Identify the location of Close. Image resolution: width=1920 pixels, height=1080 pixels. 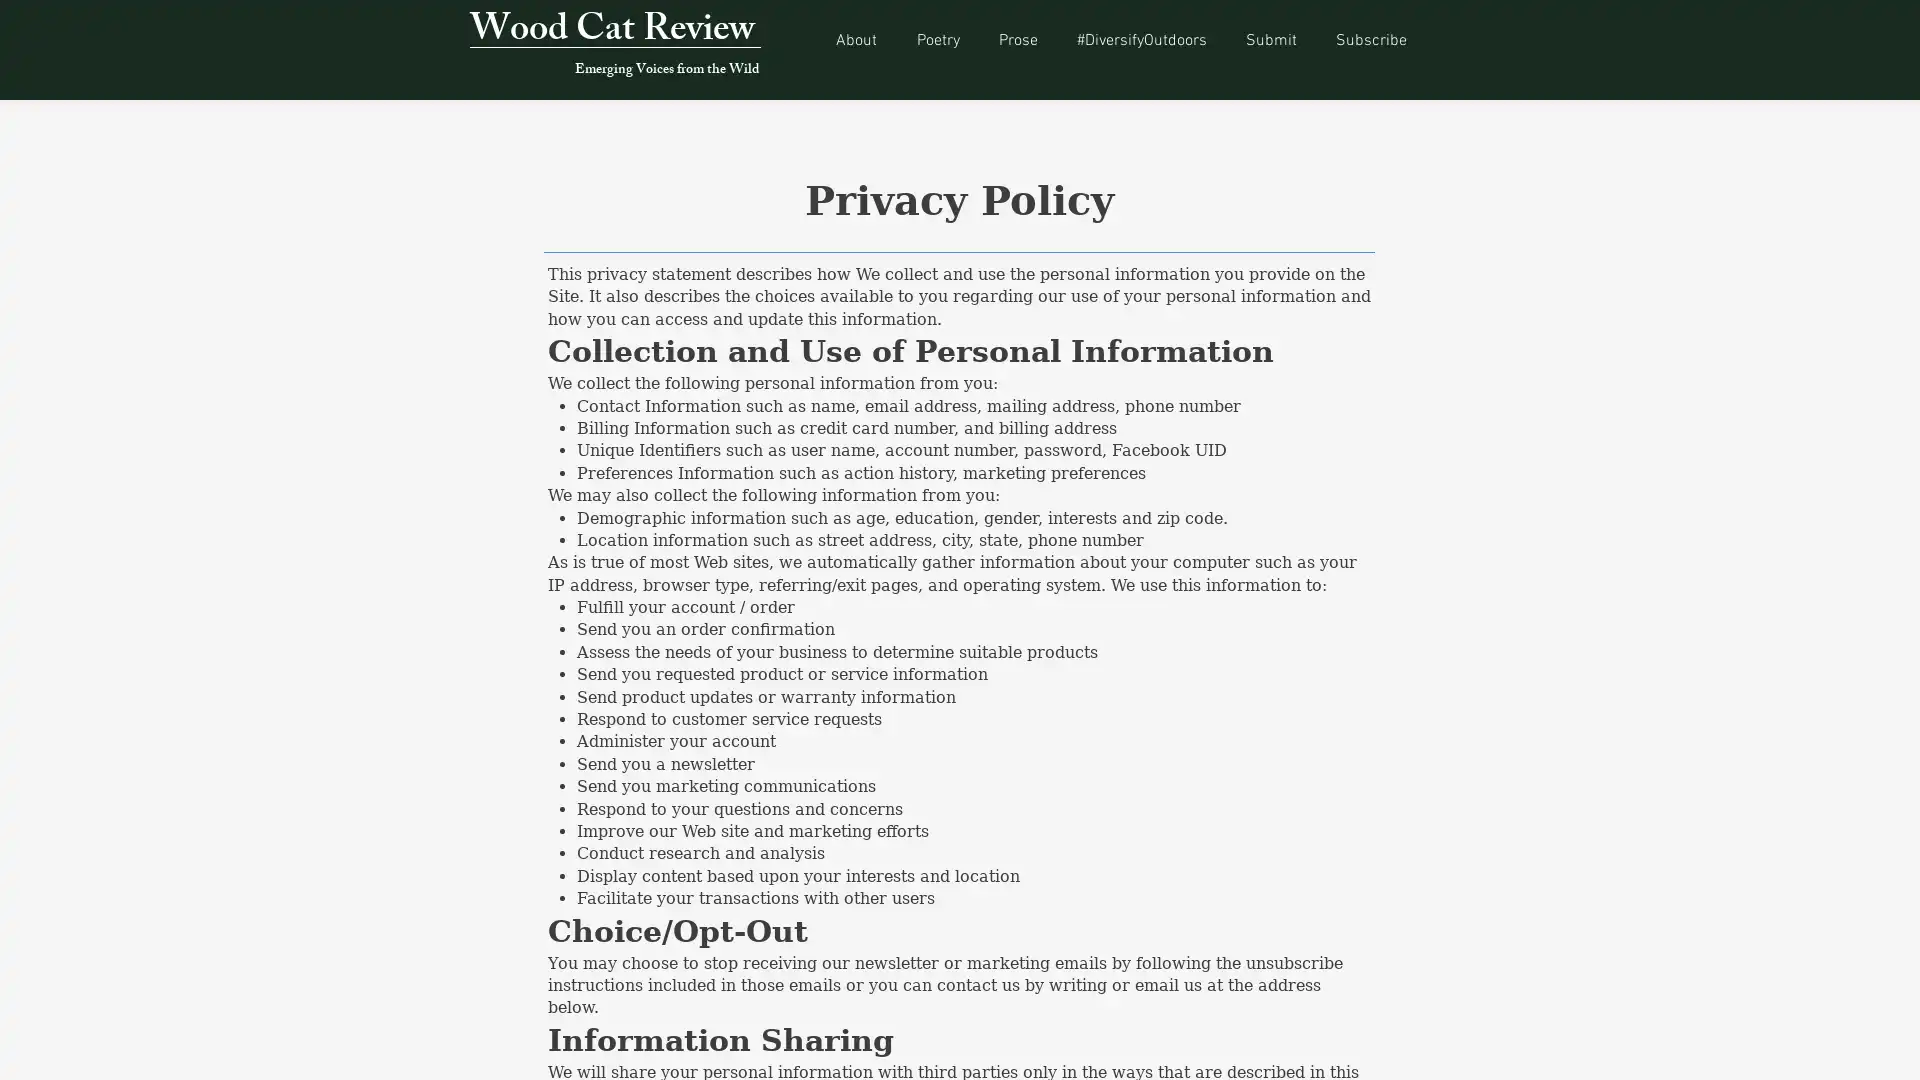
(1895, 1047).